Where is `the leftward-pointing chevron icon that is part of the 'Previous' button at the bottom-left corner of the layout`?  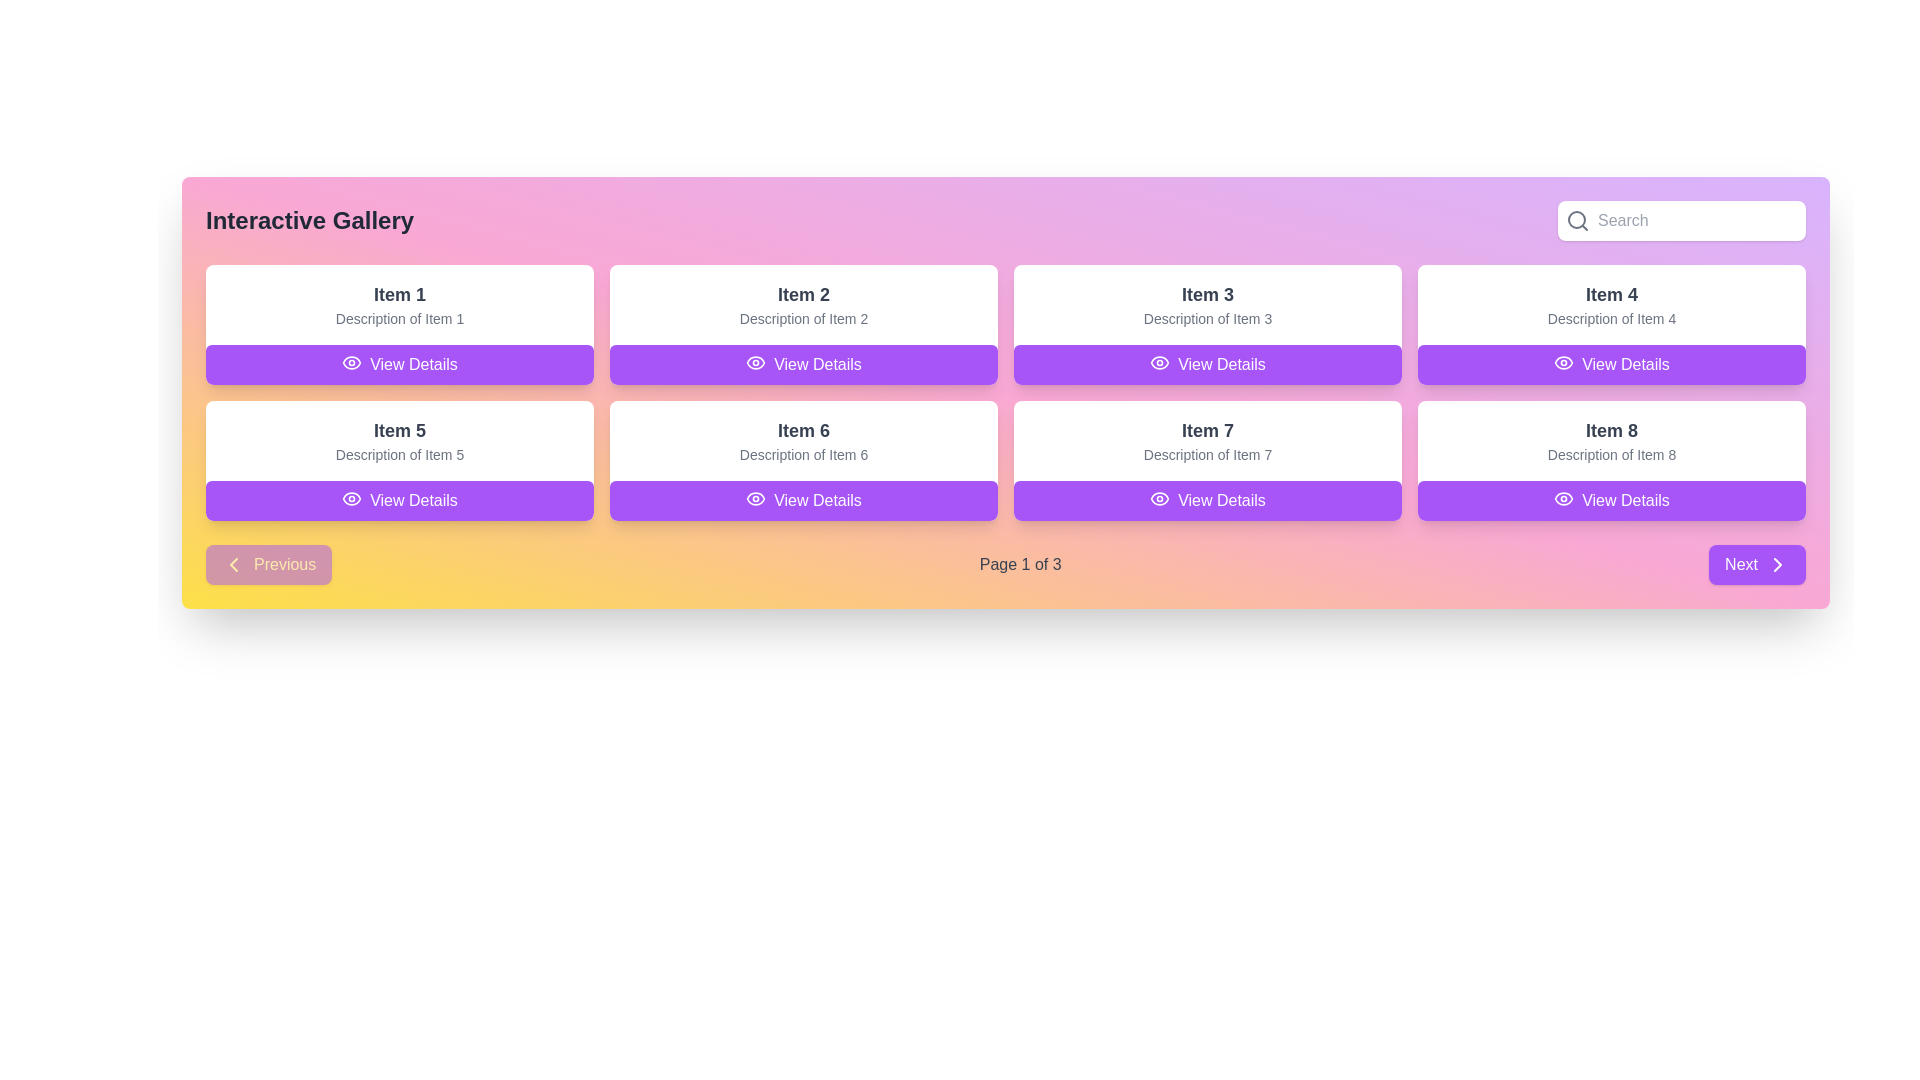 the leftward-pointing chevron icon that is part of the 'Previous' button at the bottom-left corner of the layout is located at coordinates (234, 564).